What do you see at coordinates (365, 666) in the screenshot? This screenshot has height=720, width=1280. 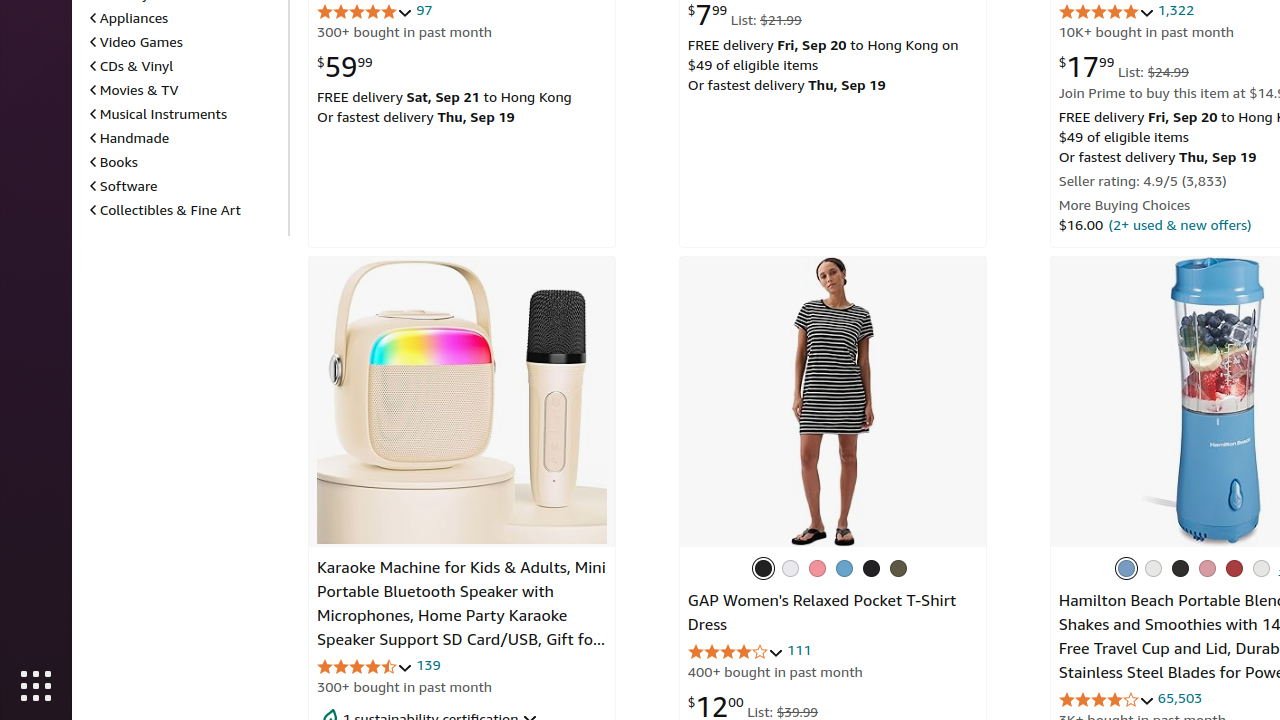 I see `'4.7 out of 5 stars'` at bounding box center [365, 666].